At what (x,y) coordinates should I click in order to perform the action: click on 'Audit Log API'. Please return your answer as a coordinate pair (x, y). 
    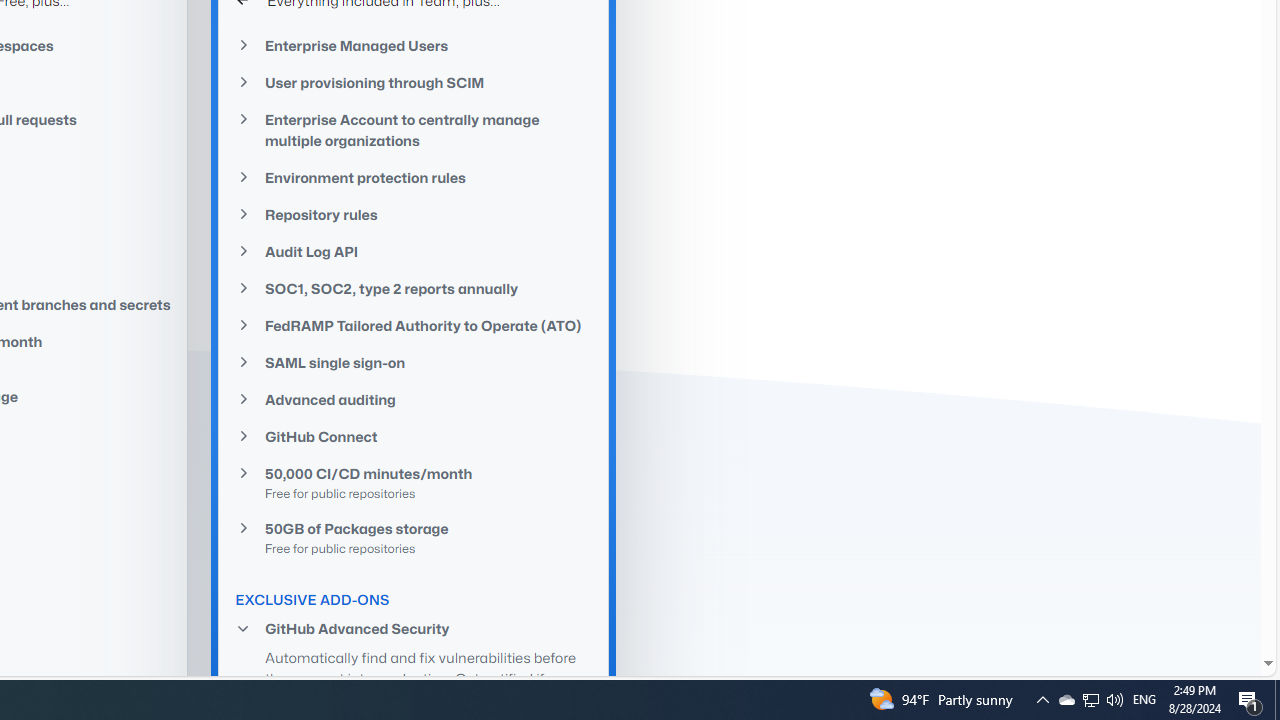
    Looking at the image, I should click on (413, 250).